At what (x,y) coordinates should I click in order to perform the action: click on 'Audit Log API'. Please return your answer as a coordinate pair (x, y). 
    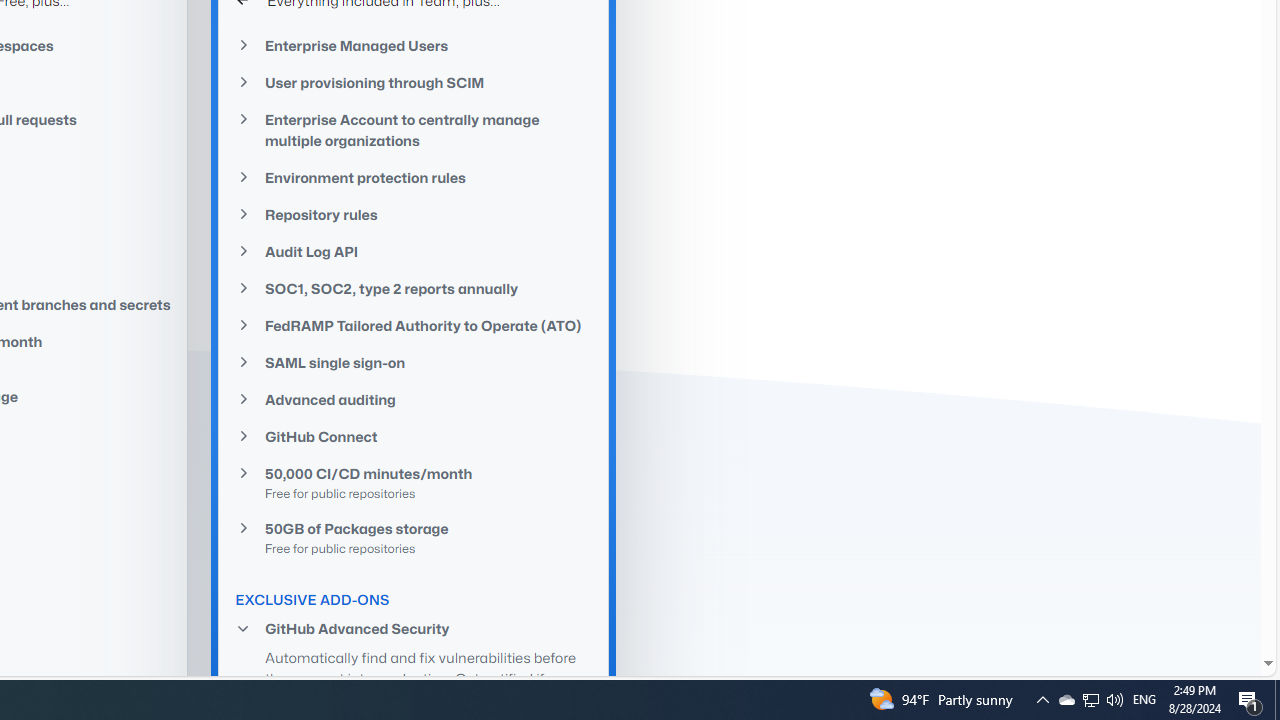
    Looking at the image, I should click on (413, 250).